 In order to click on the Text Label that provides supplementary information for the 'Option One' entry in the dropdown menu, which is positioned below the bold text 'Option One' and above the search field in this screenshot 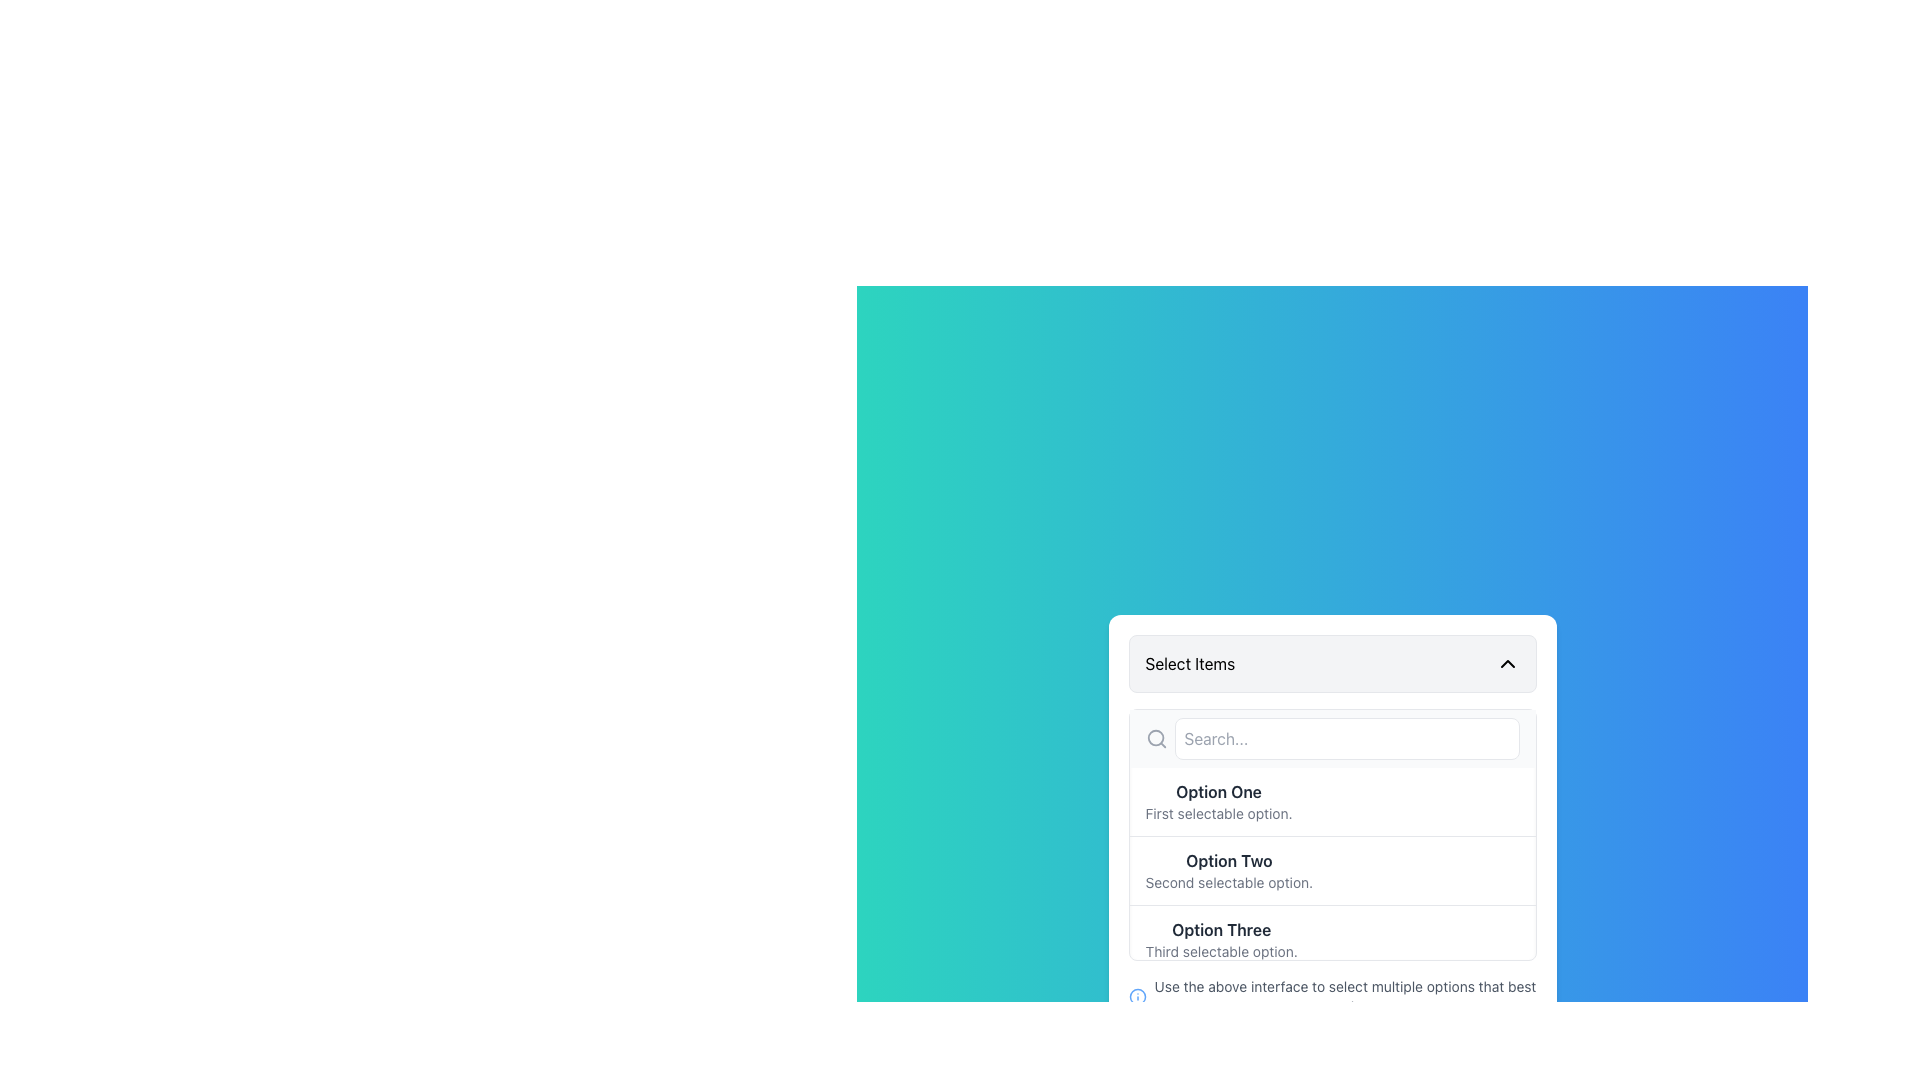, I will do `click(1218, 813)`.